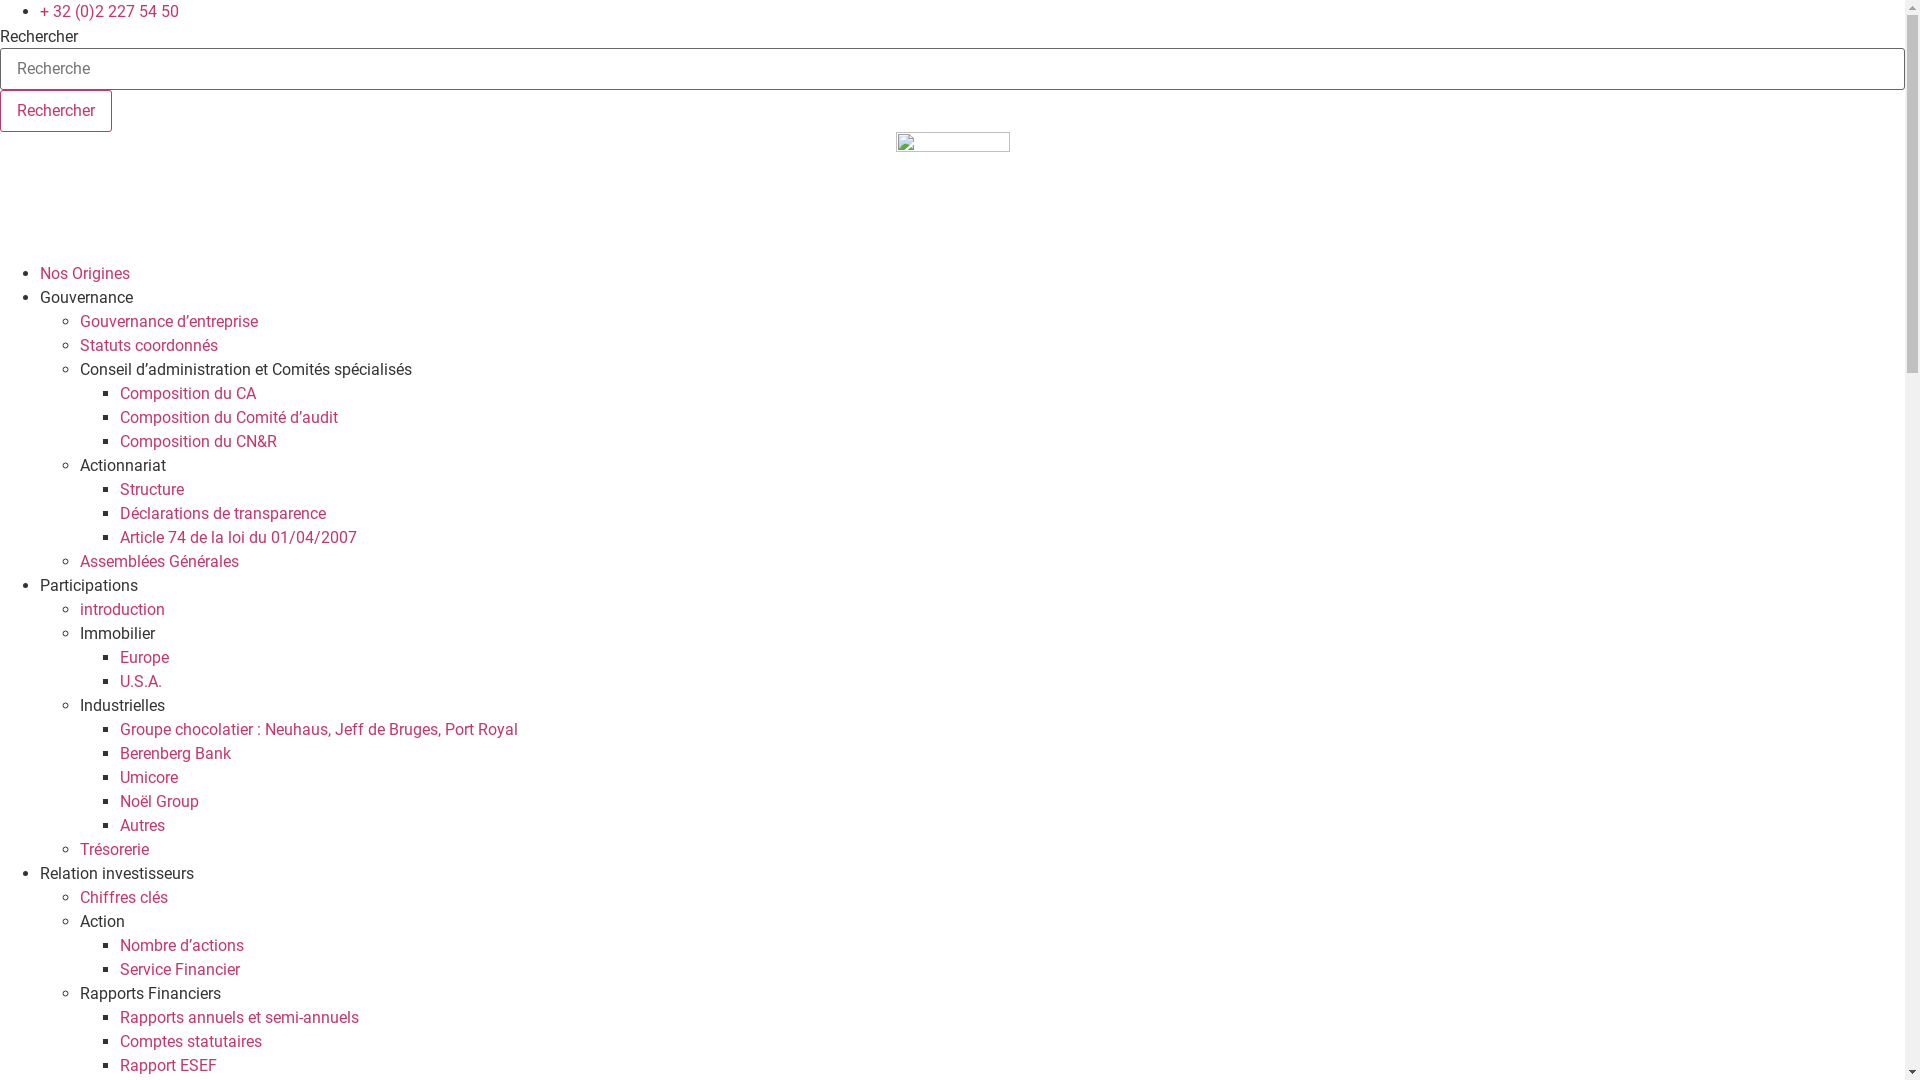  What do you see at coordinates (143, 657) in the screenshot?
I see `'Europe'` at bounding box center [143, 657].